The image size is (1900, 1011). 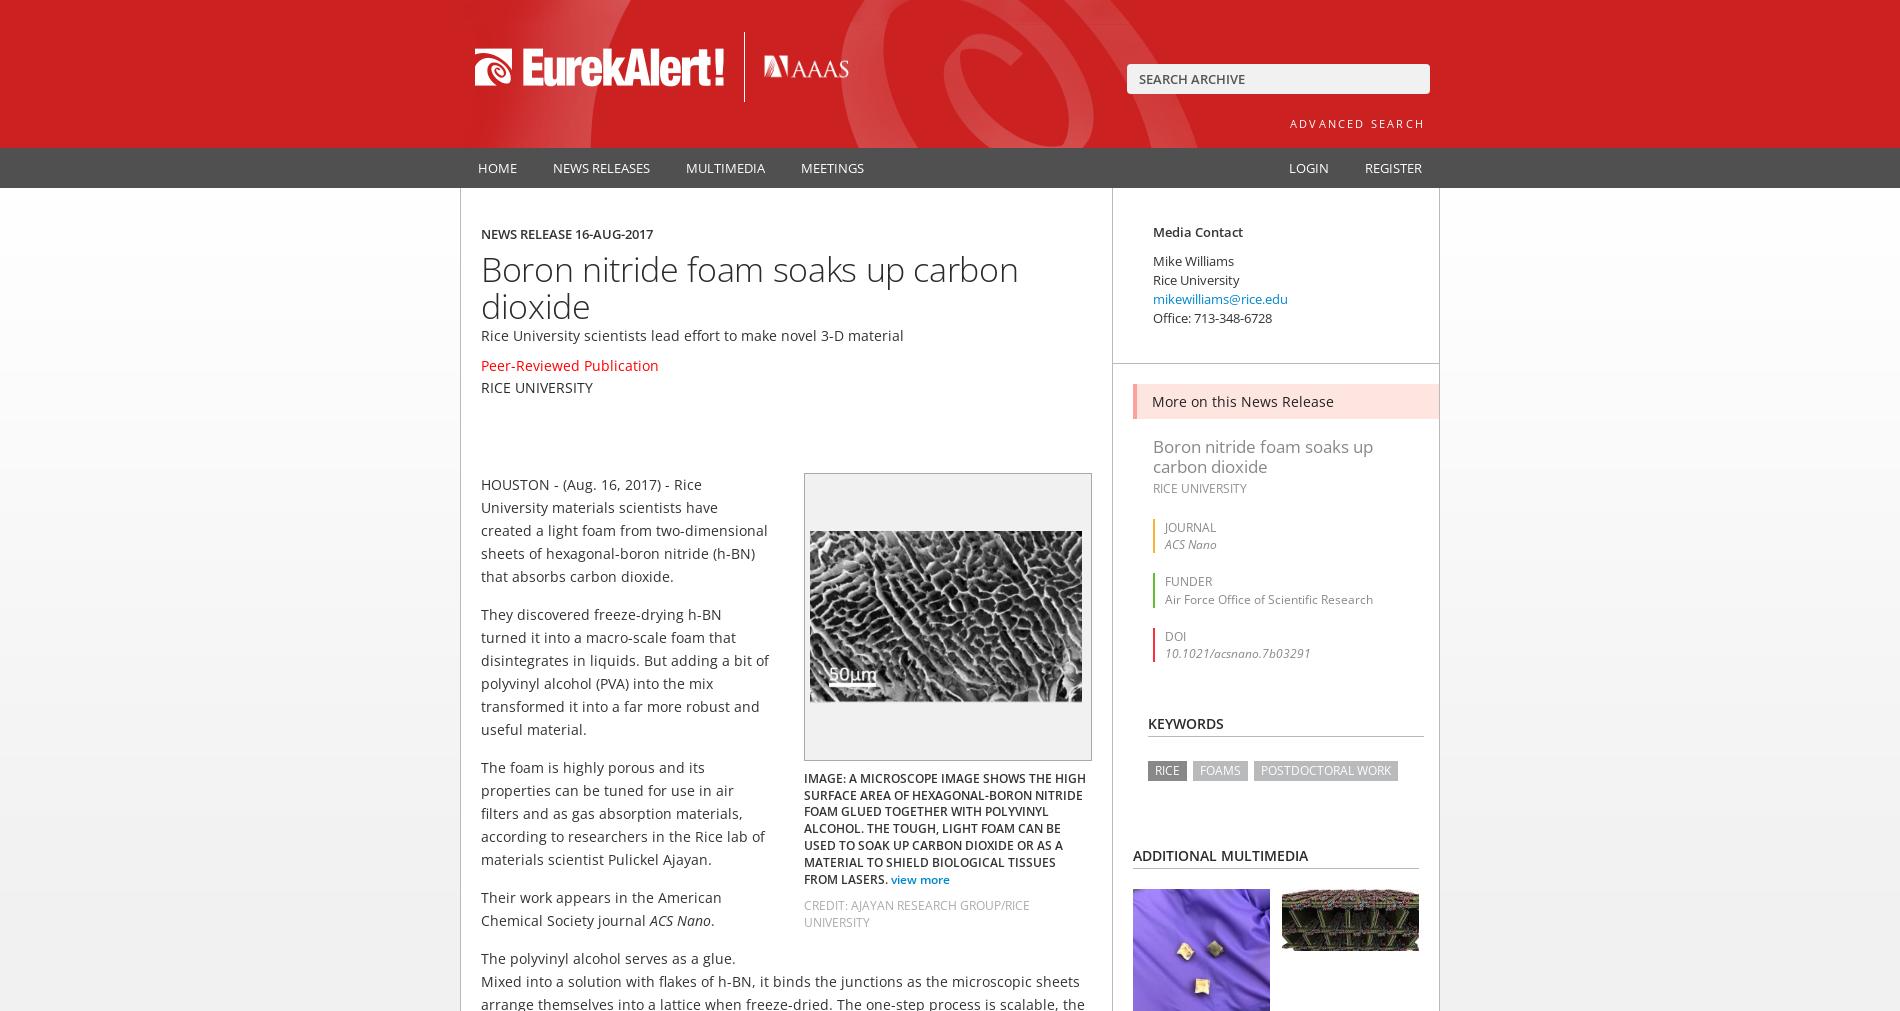 What do you see at coordinates (712, 919) in the screenshot?
I see `'.'` at bounding box center [712, 919].